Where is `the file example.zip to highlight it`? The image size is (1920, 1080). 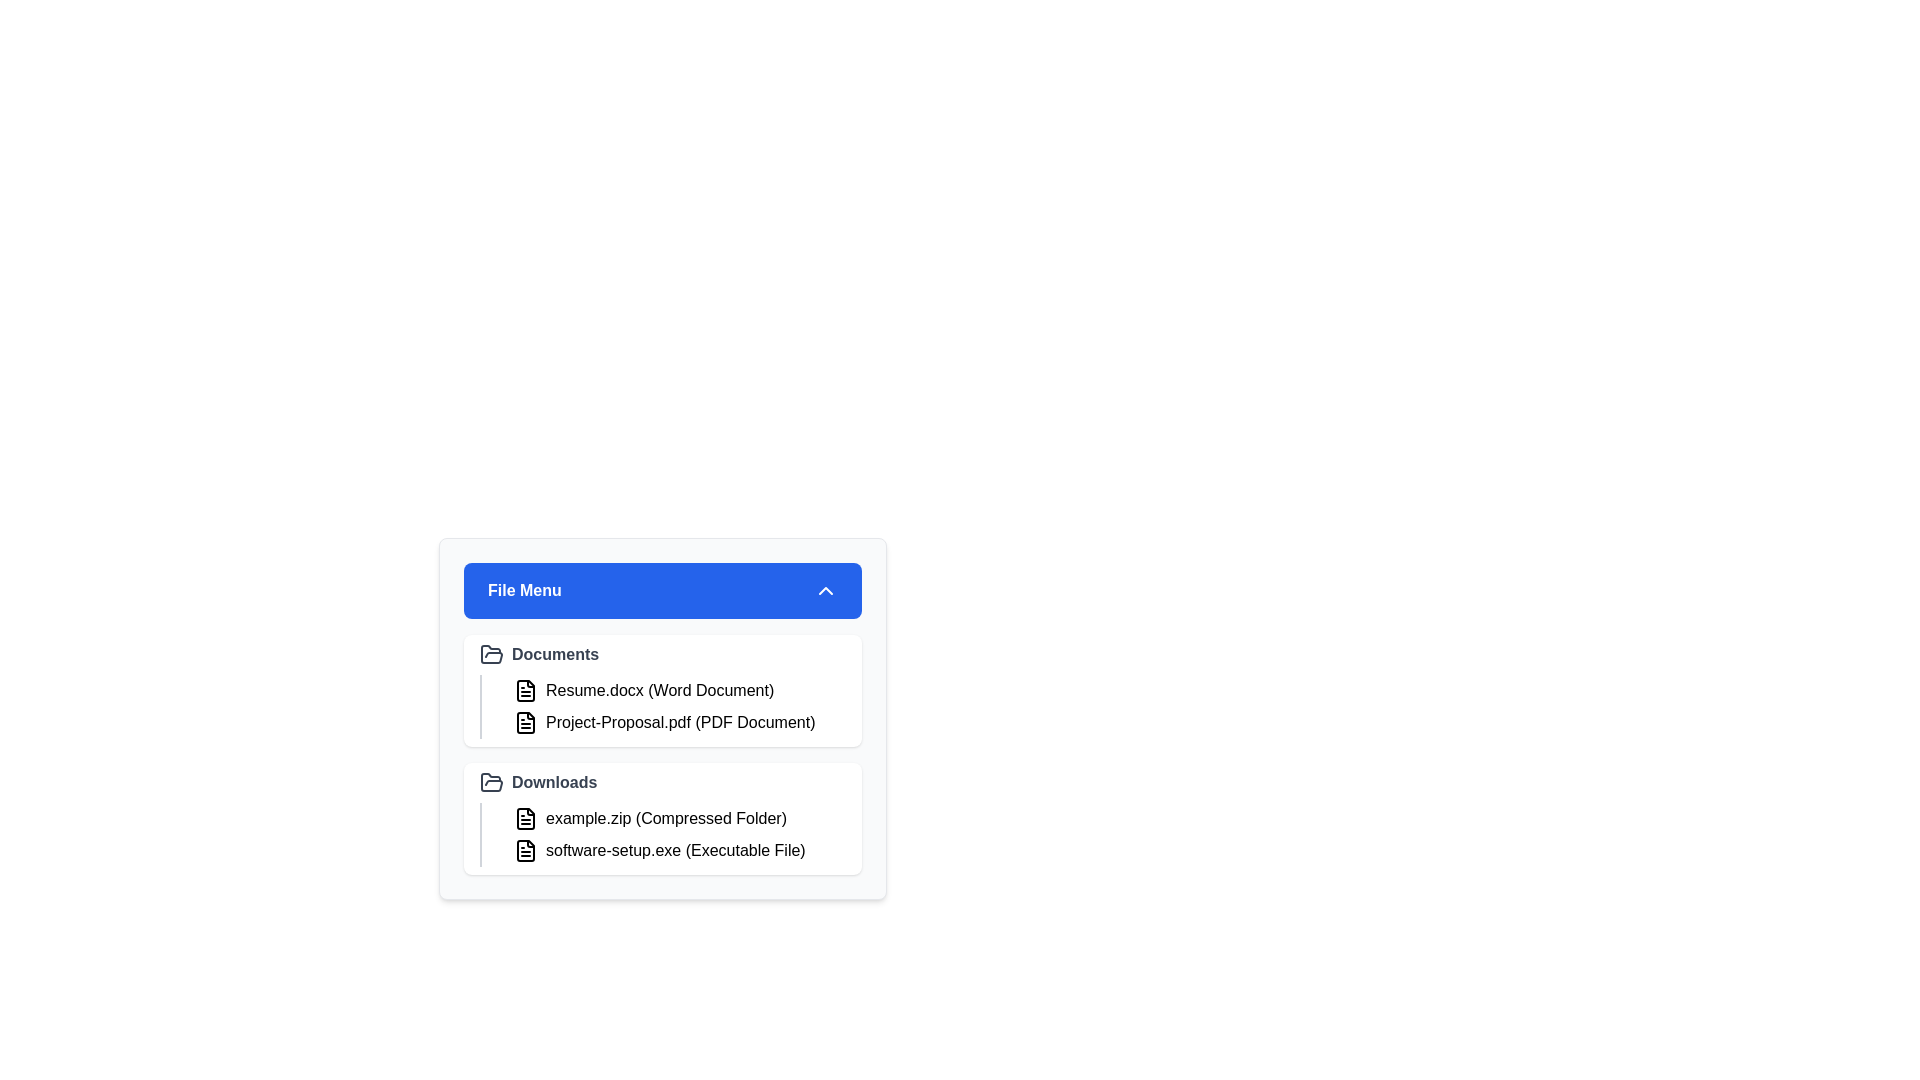
the file example.zip to highlight it is located at coordinates (676, 818).